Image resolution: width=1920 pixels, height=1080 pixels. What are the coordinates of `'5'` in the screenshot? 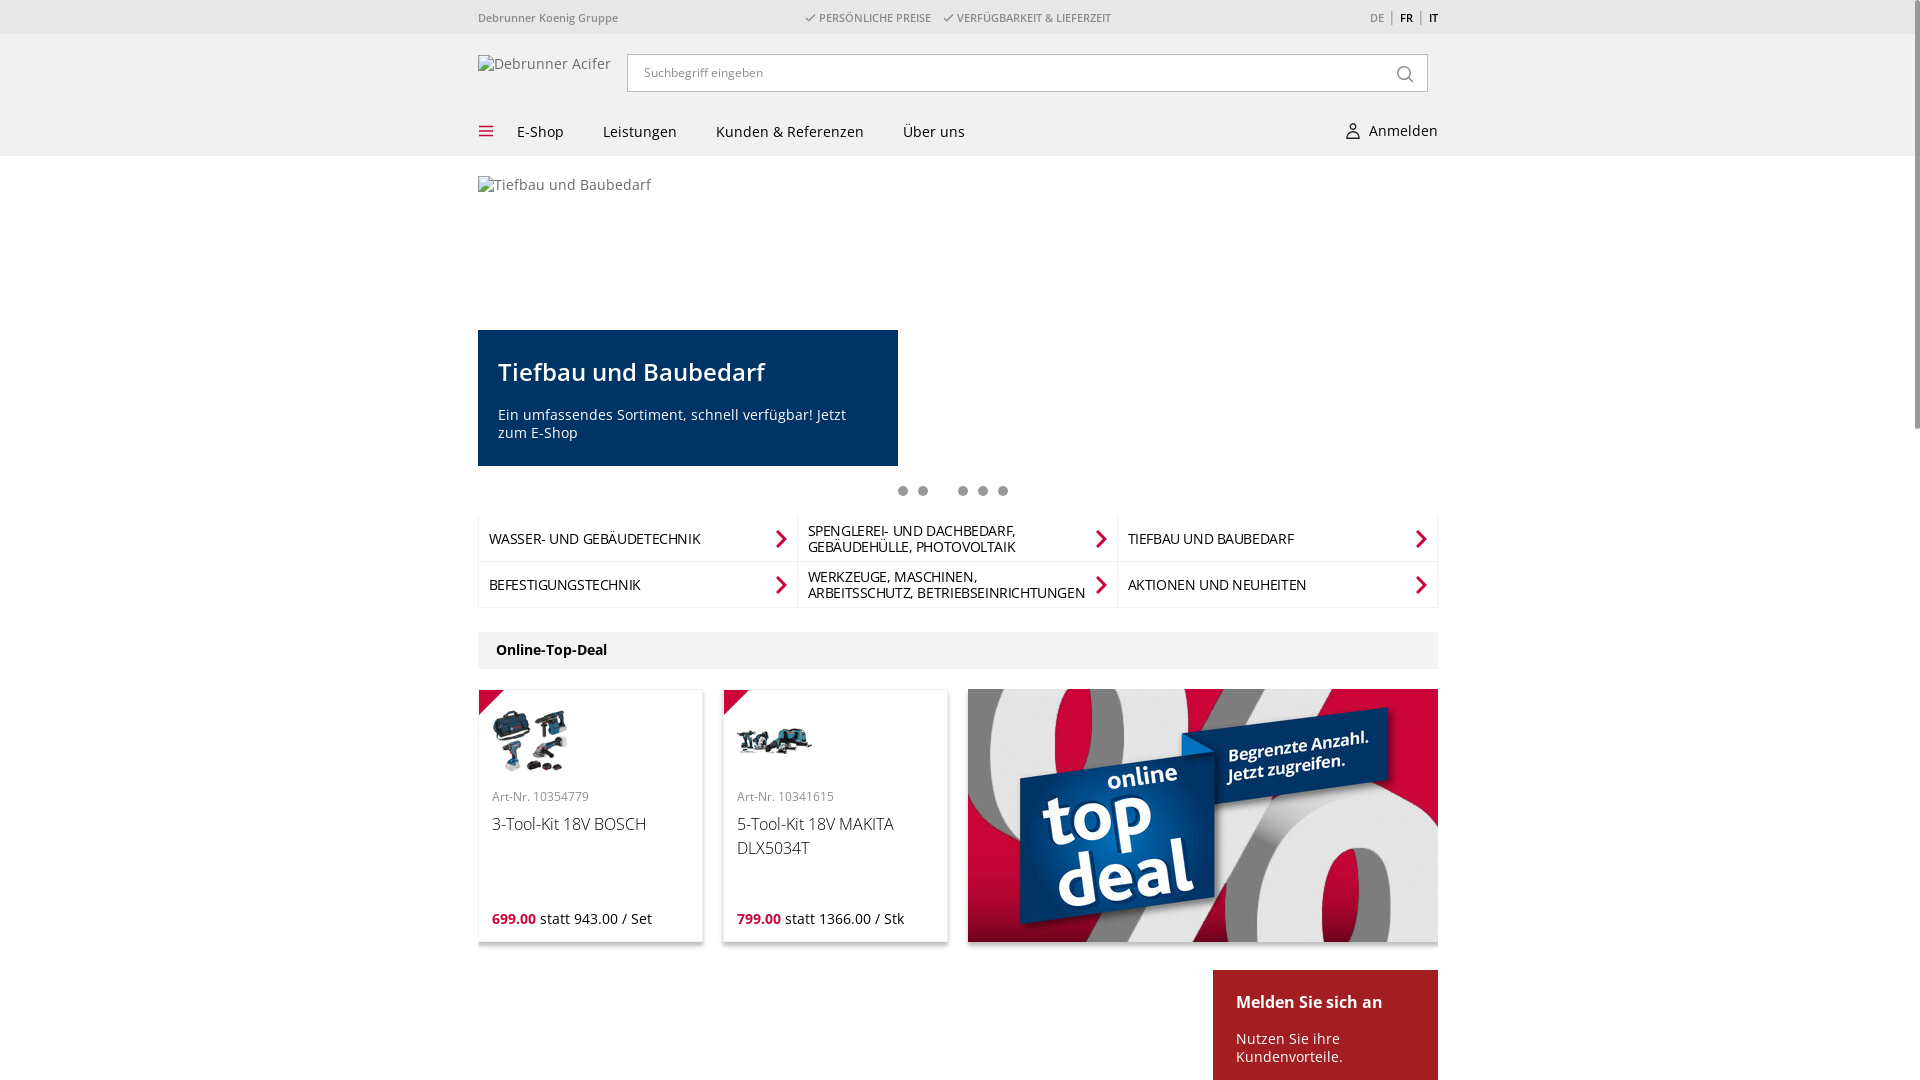 It's located at (983, 490).